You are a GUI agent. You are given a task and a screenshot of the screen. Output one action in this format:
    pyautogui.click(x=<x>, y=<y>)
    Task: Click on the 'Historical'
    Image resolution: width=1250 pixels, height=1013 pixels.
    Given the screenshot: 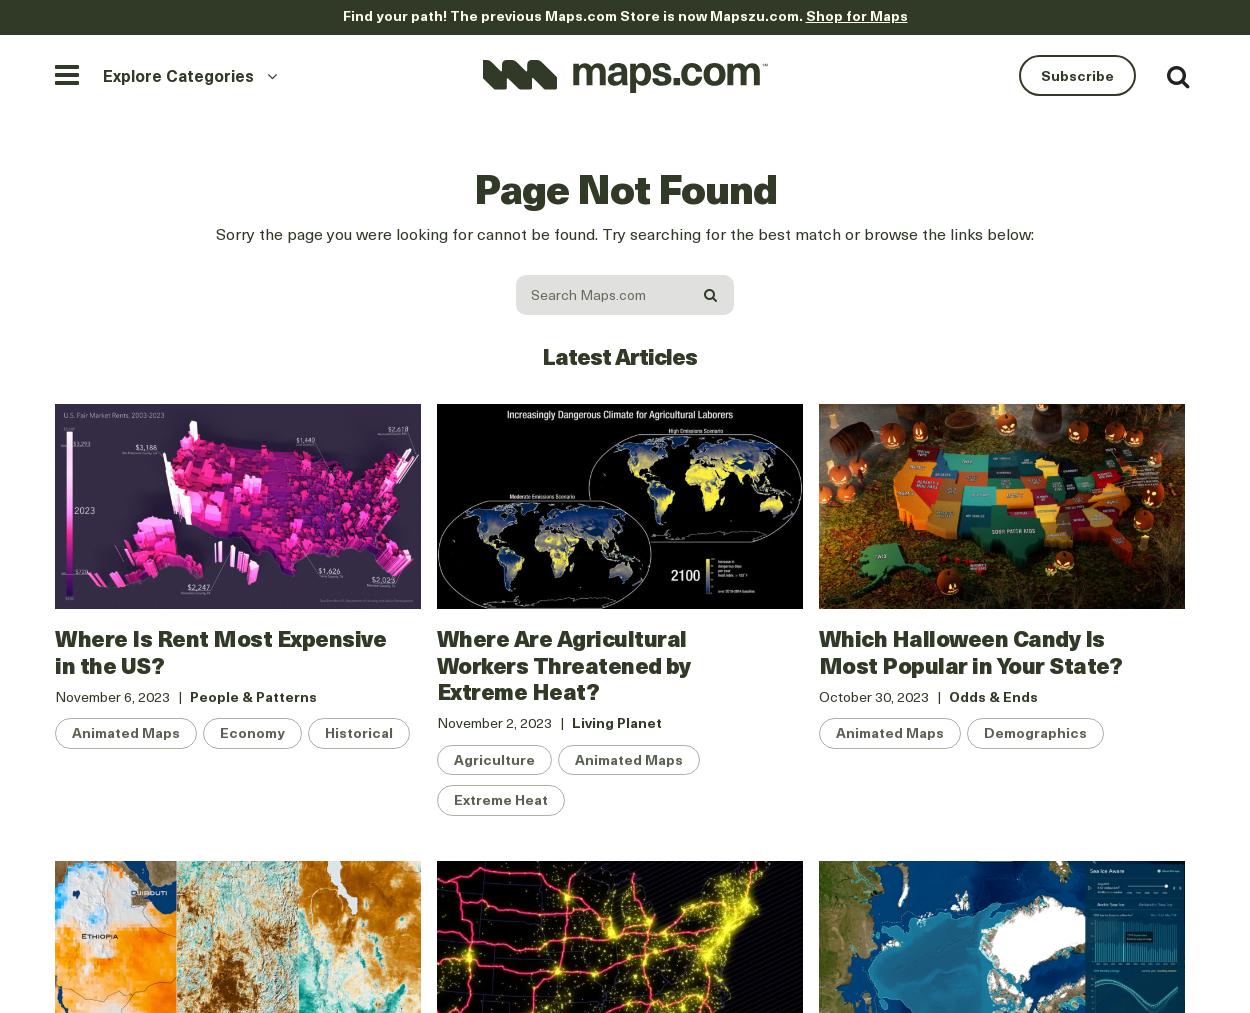 What is the action you would take?
    pyautogui.click(x=358, y=732)
    